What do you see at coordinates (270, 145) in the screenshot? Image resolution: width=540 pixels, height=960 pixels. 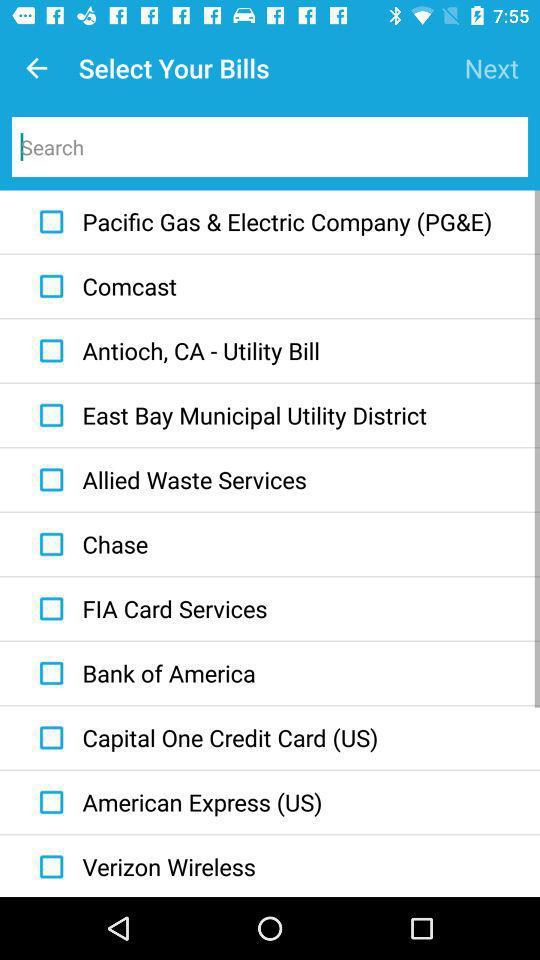 I see `search a bill` at bounding box center [270, 145].